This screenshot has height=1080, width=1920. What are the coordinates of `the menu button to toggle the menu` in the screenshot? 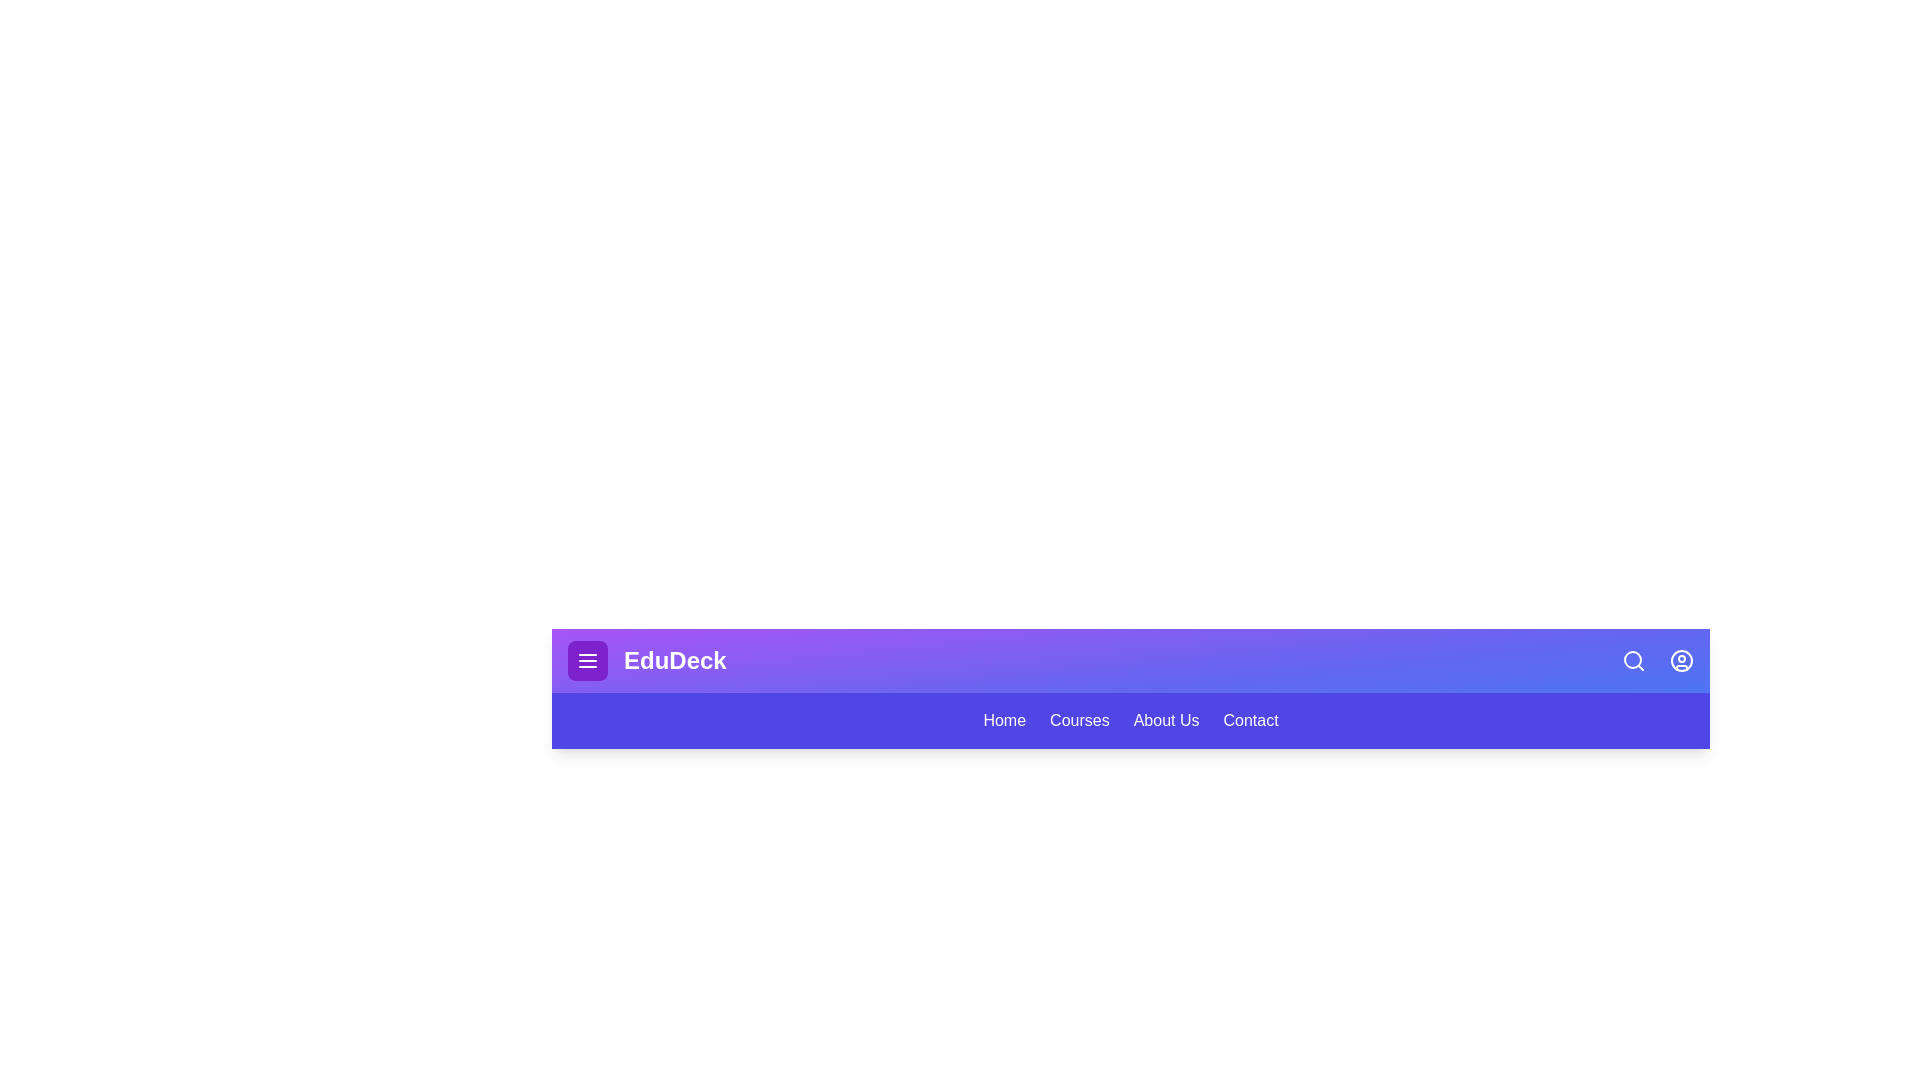 It's located at (587, 660).